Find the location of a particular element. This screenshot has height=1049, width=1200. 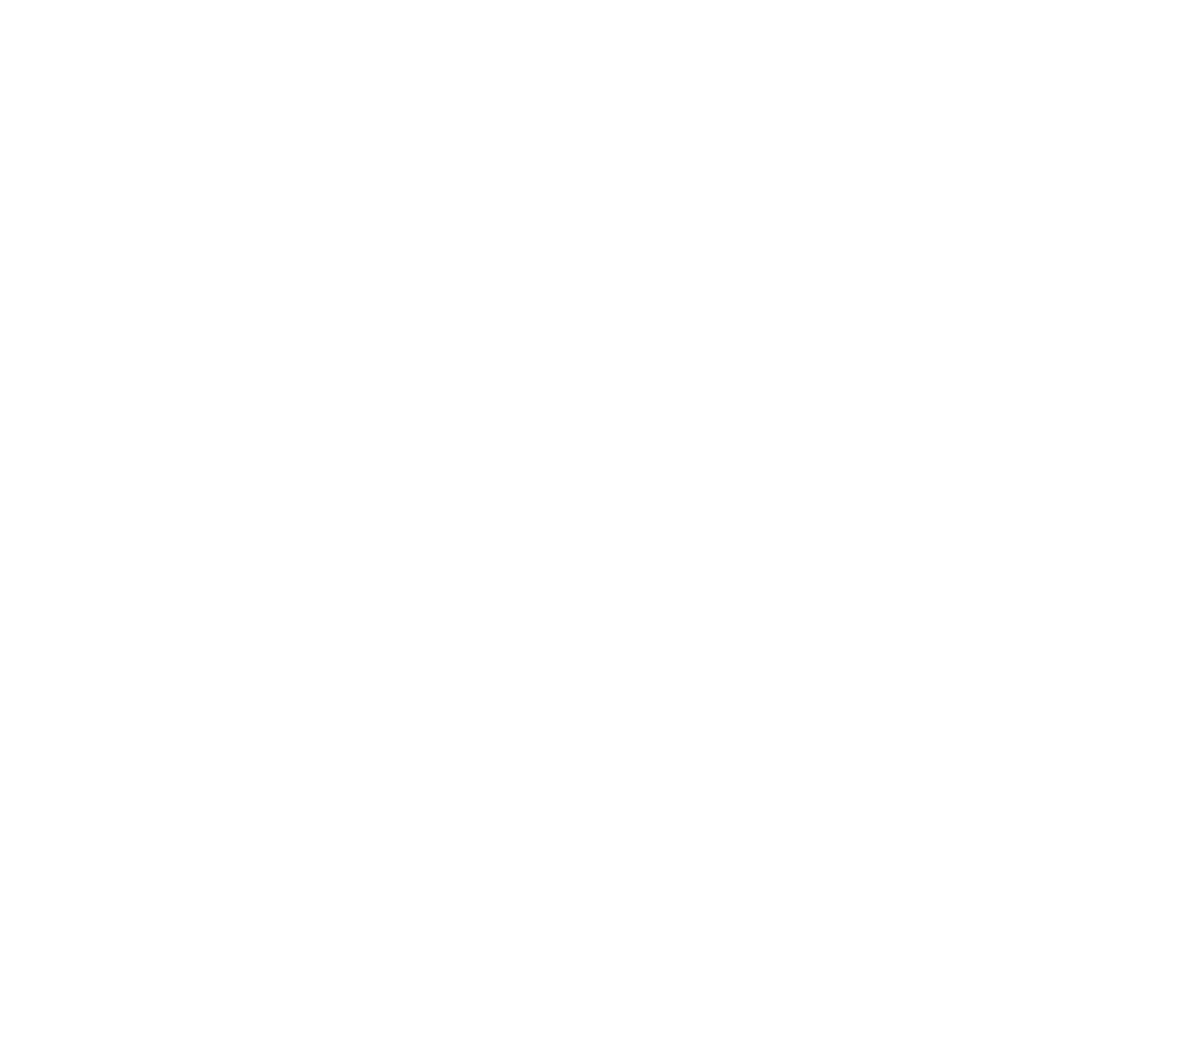

'The Alpha, Lambda, and Omega Desktop Recording Studios are the perfect choice for anyone putting together their first home recording studio. Each of these completely integrated recording systems has all the tools needed to transform your computer into a professional 24-bit digital recording studio.' is located at coordinates (48, 417).